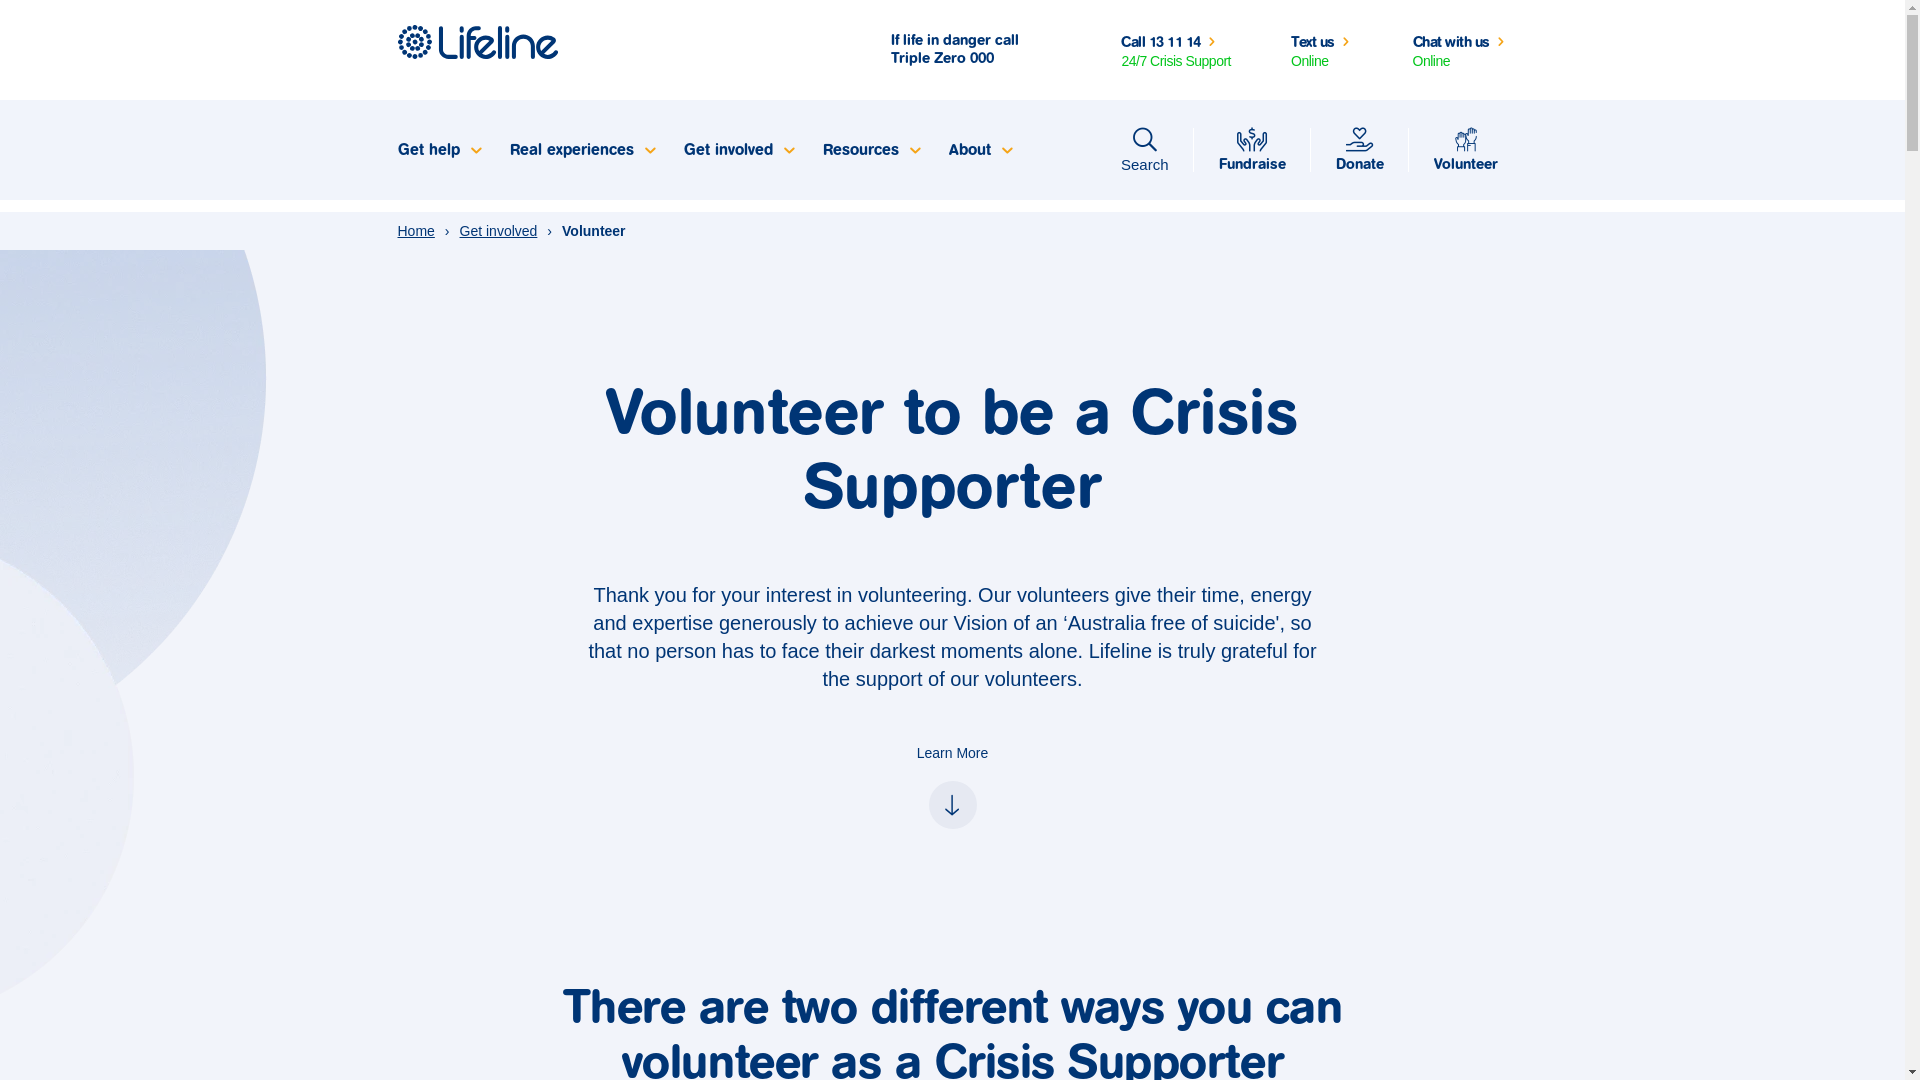 Image resolution: width=1920 pixels, height=1080 pixels. What do you see at coordinates (499, 229) in the screenshot?
I see `'Get involved'` at bounding box center [499, 229].